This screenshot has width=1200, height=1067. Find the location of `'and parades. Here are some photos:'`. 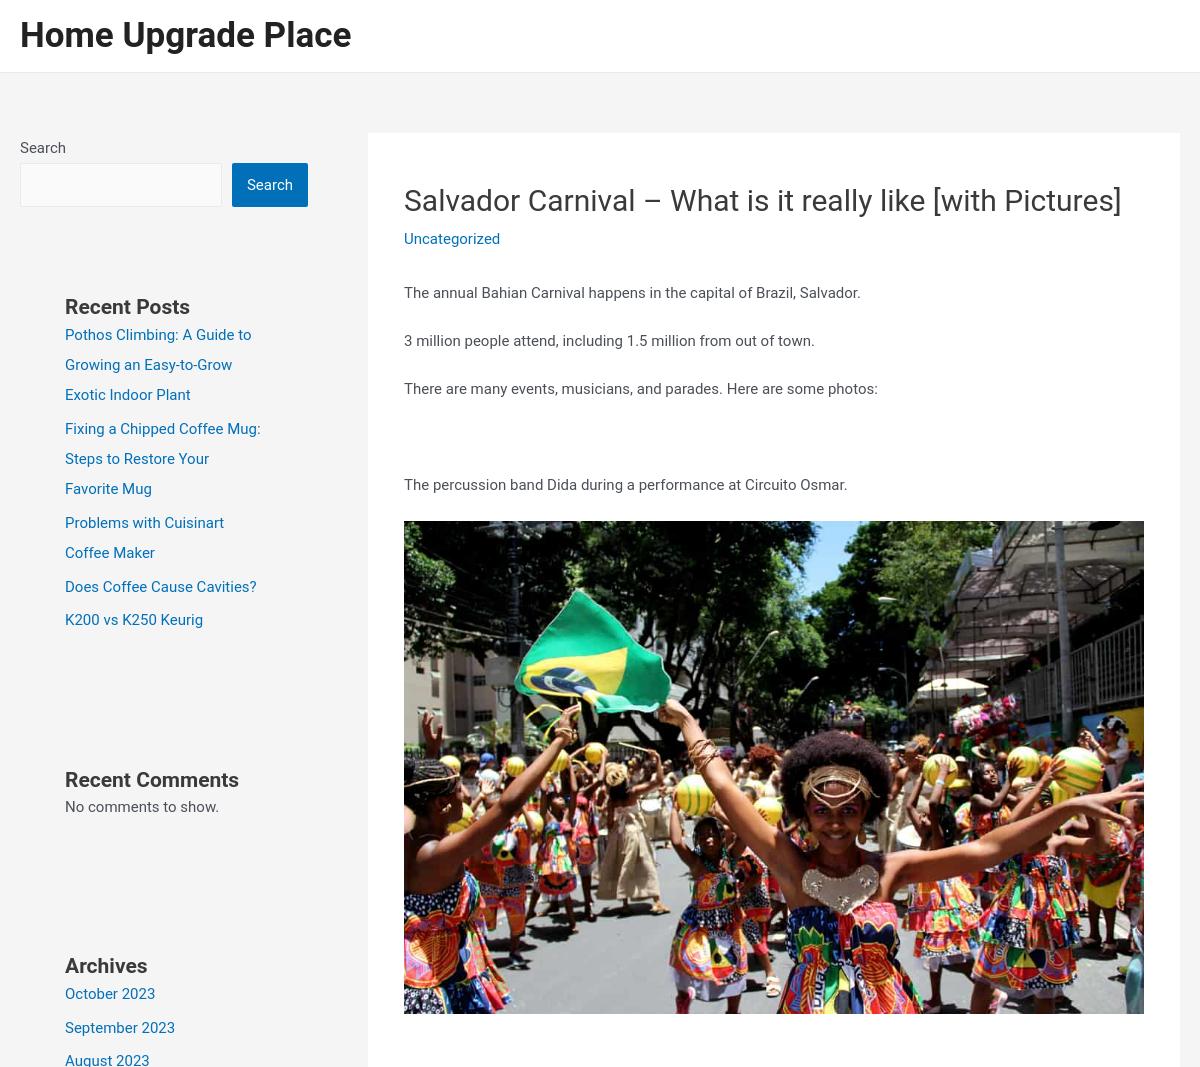

'and parades. Here are some photos:' is located at coordinates (636, 386).